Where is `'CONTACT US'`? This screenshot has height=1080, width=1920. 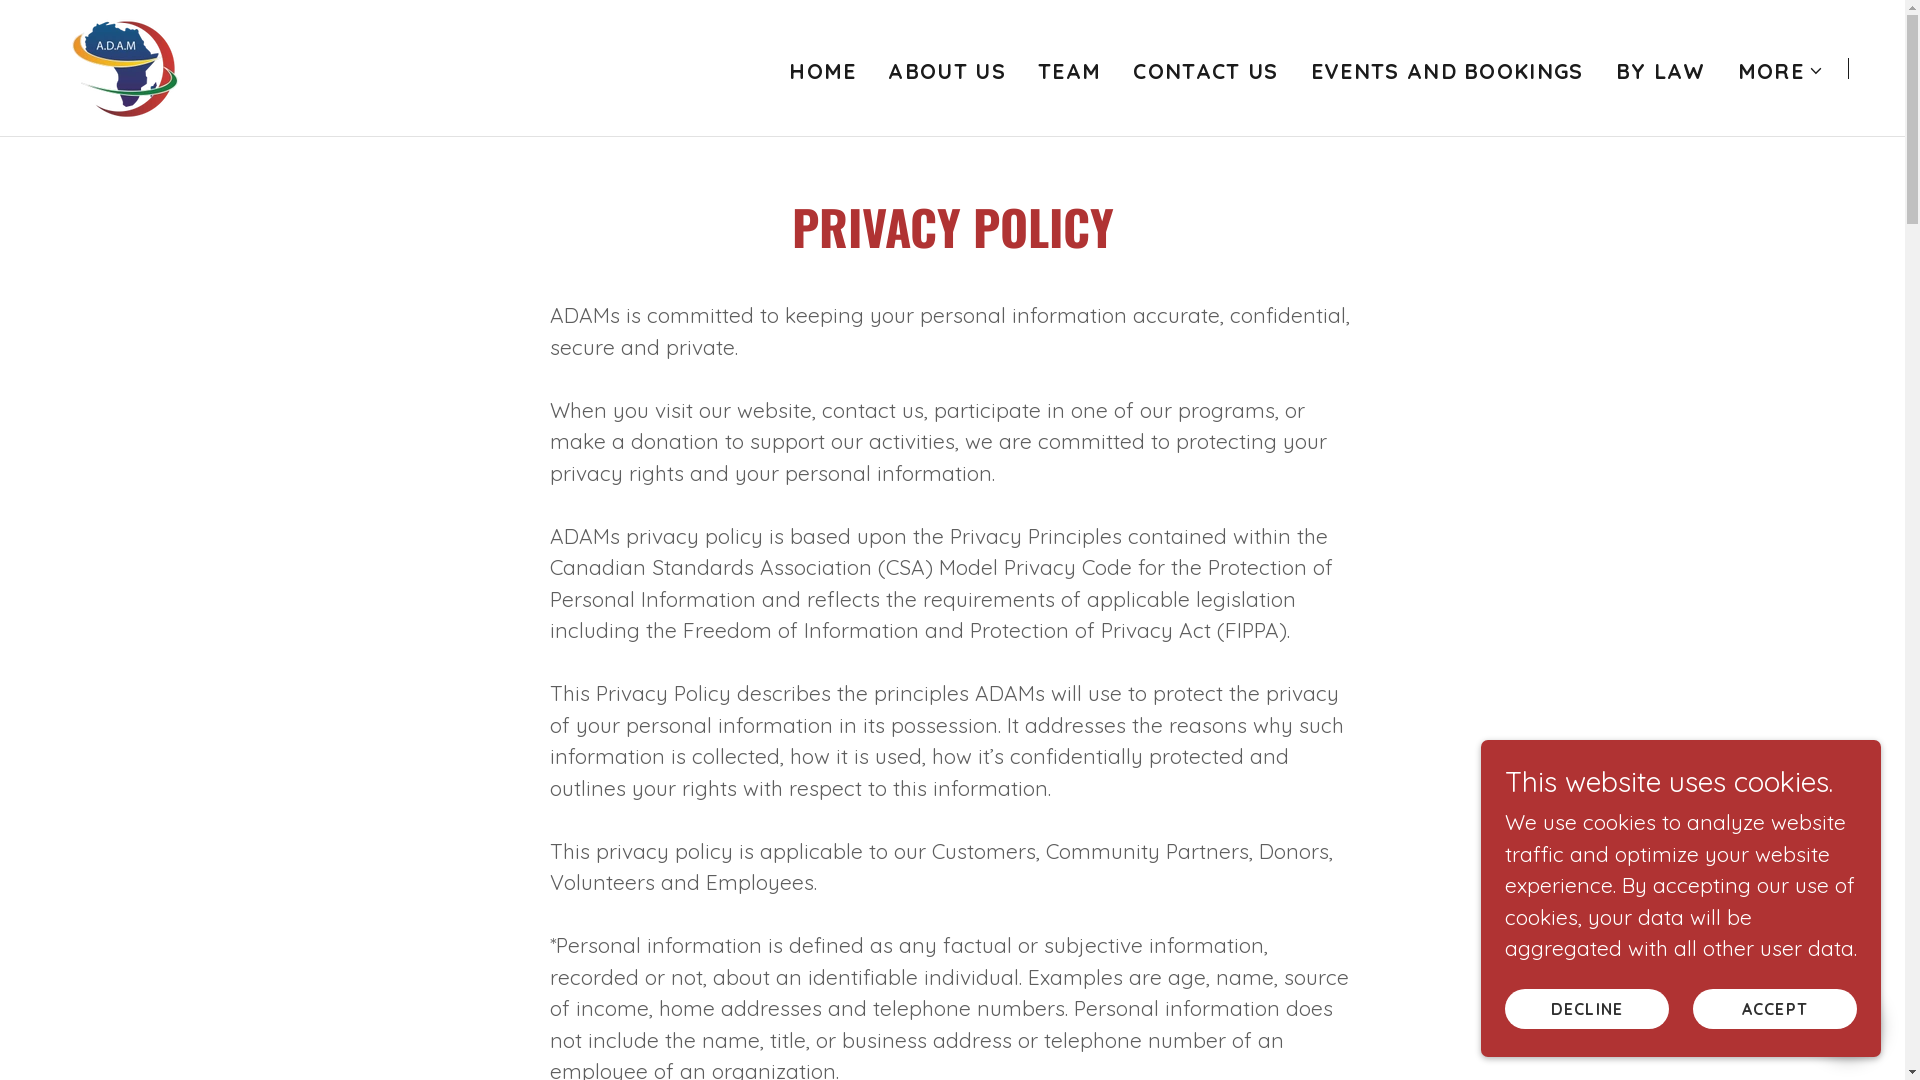 'CONTACT US' is located at coordinates (1204, 68).